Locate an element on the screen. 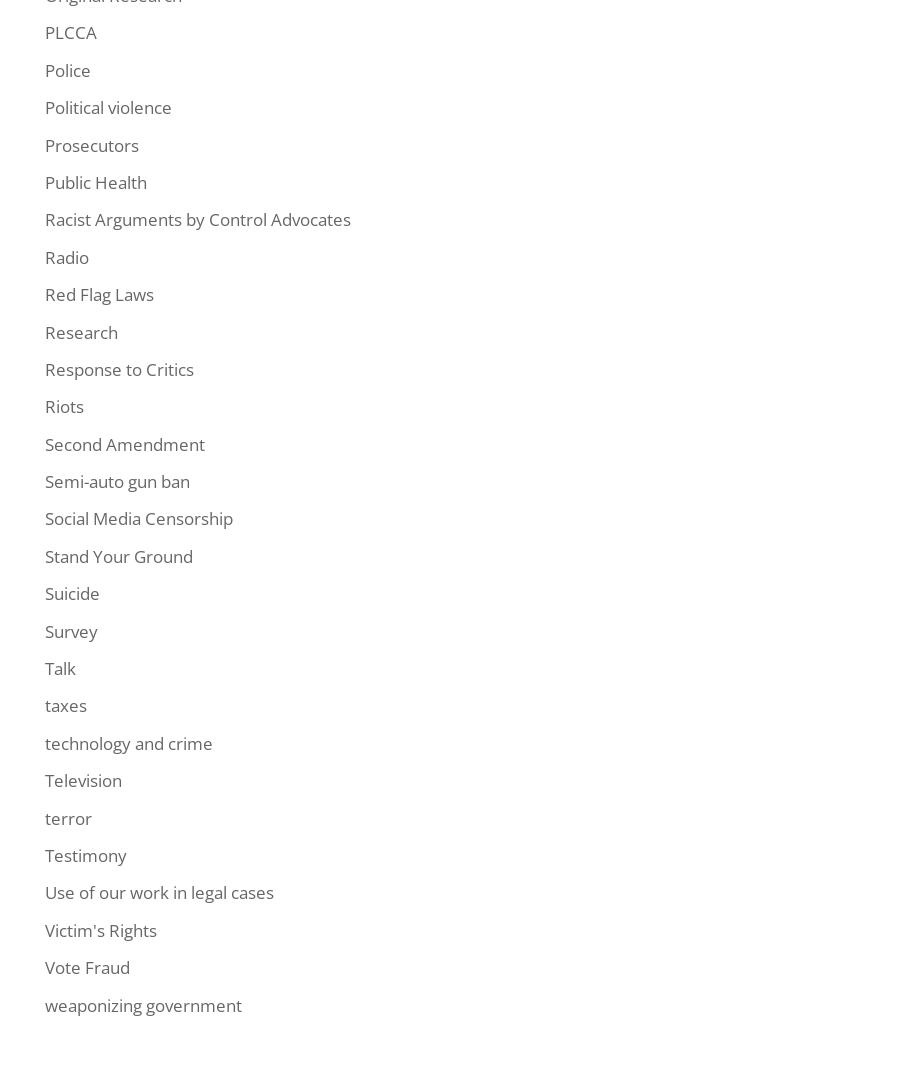  'Second Amendment' is located at coordinates (125, 443).